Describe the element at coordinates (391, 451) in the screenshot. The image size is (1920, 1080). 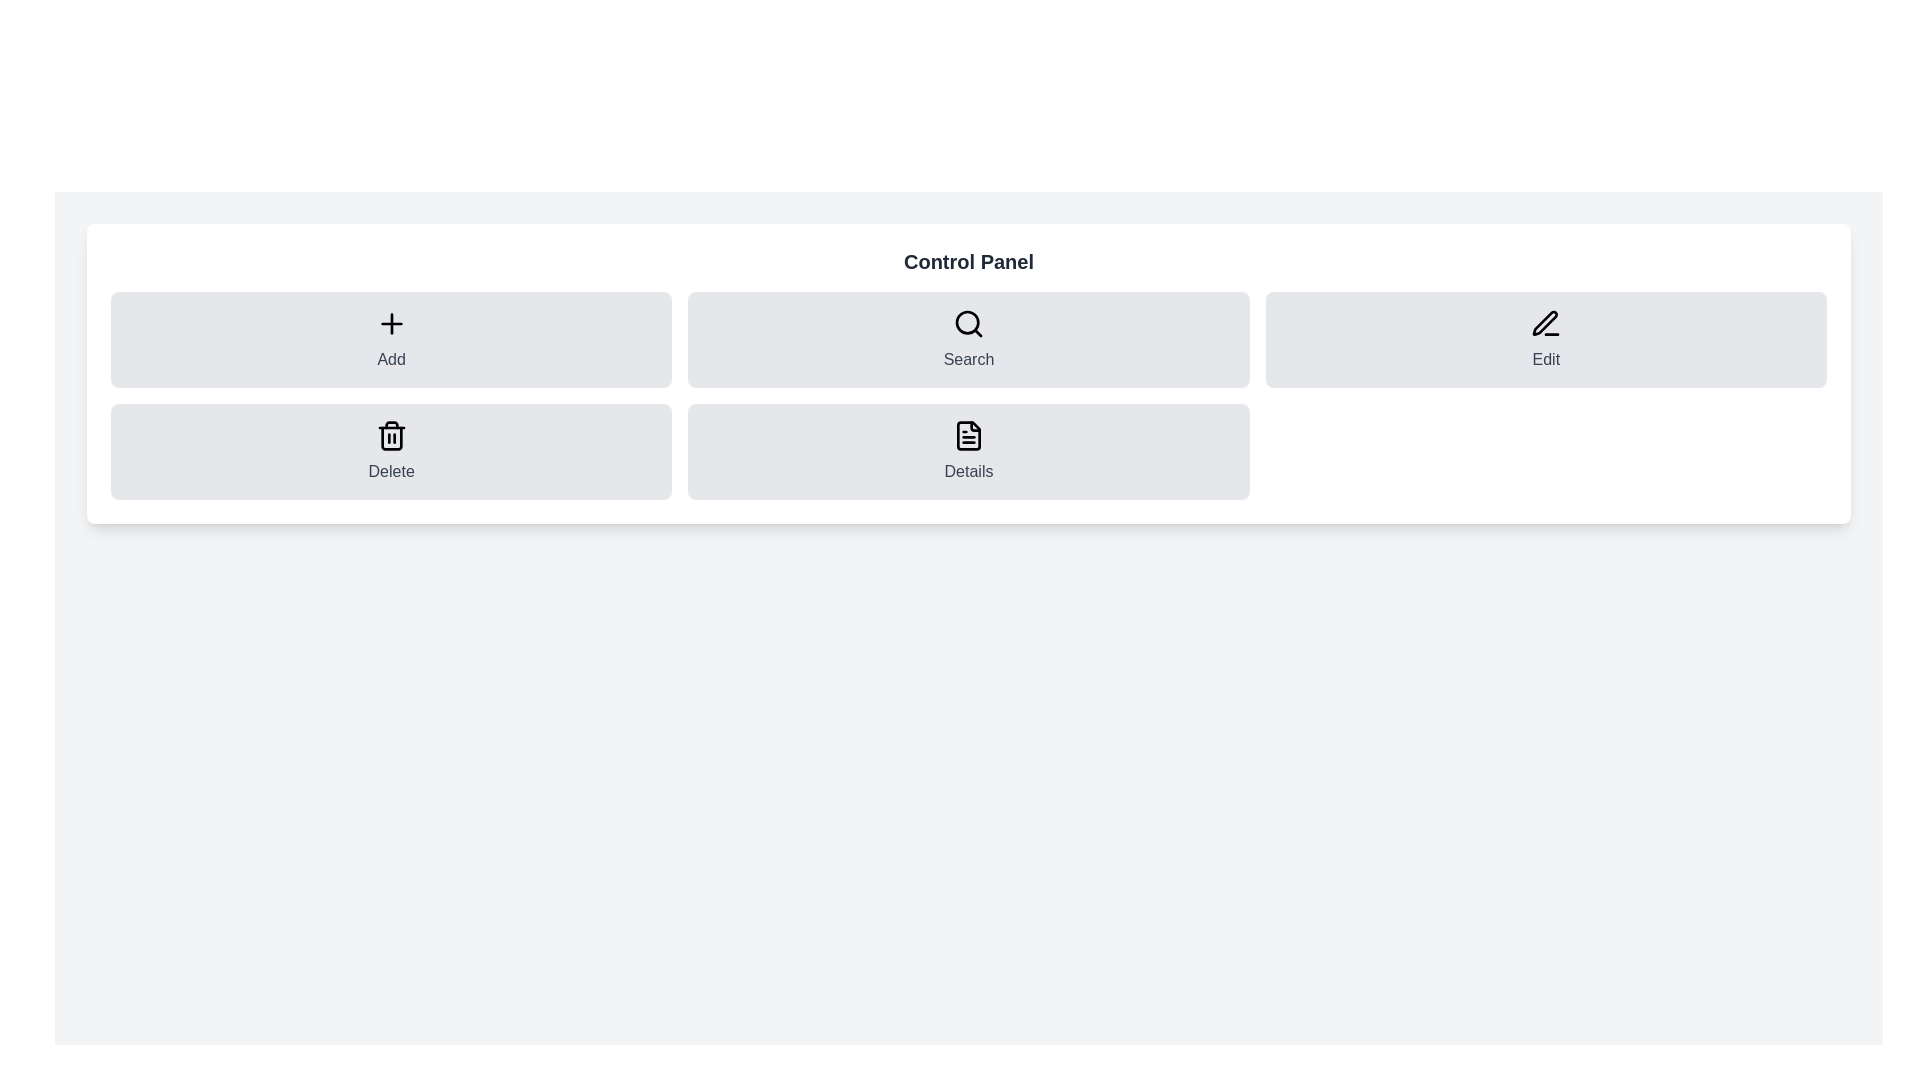
I see `the 'Delete' button, which is a rectangular button with a light gray background and a trash can icon, located in the second row, first column of the control panel grid layout` at that location.